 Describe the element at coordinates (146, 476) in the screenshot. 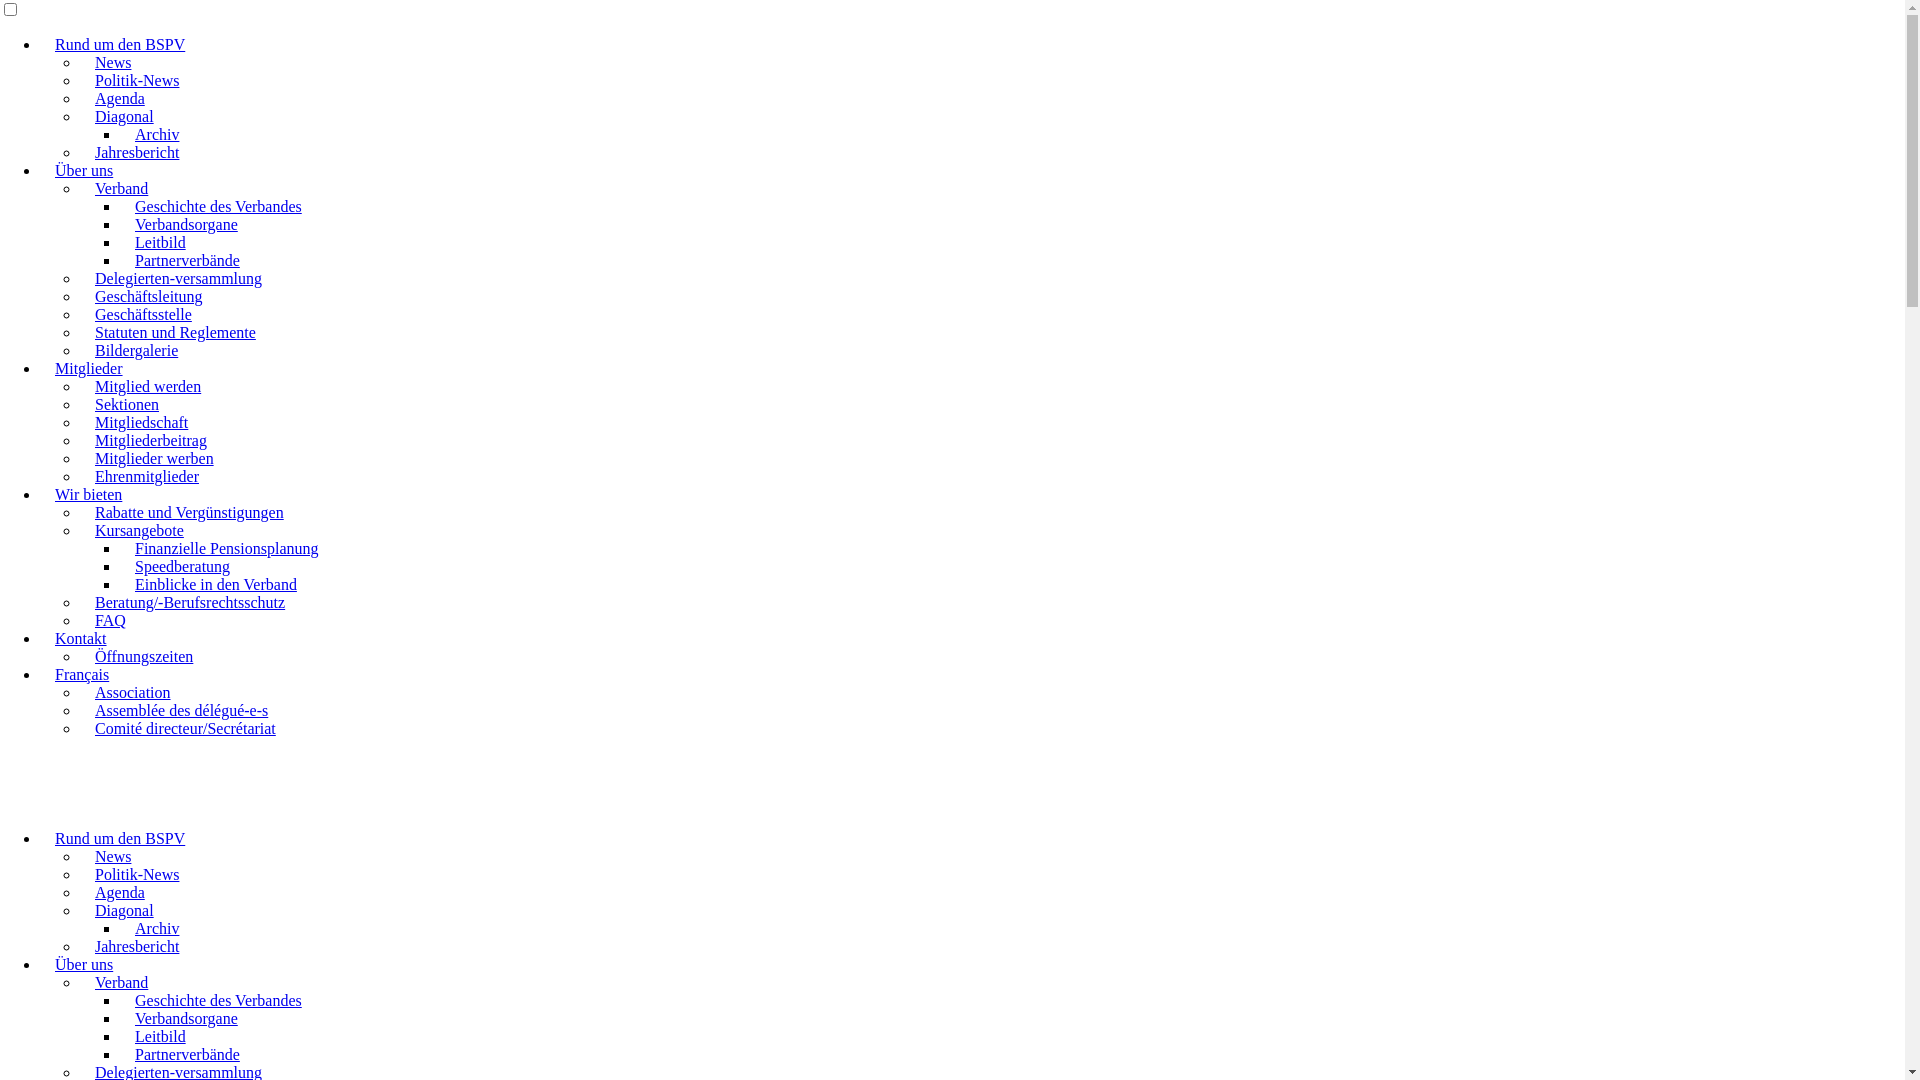

I see `'Ehrenmitglieder'` at that location.